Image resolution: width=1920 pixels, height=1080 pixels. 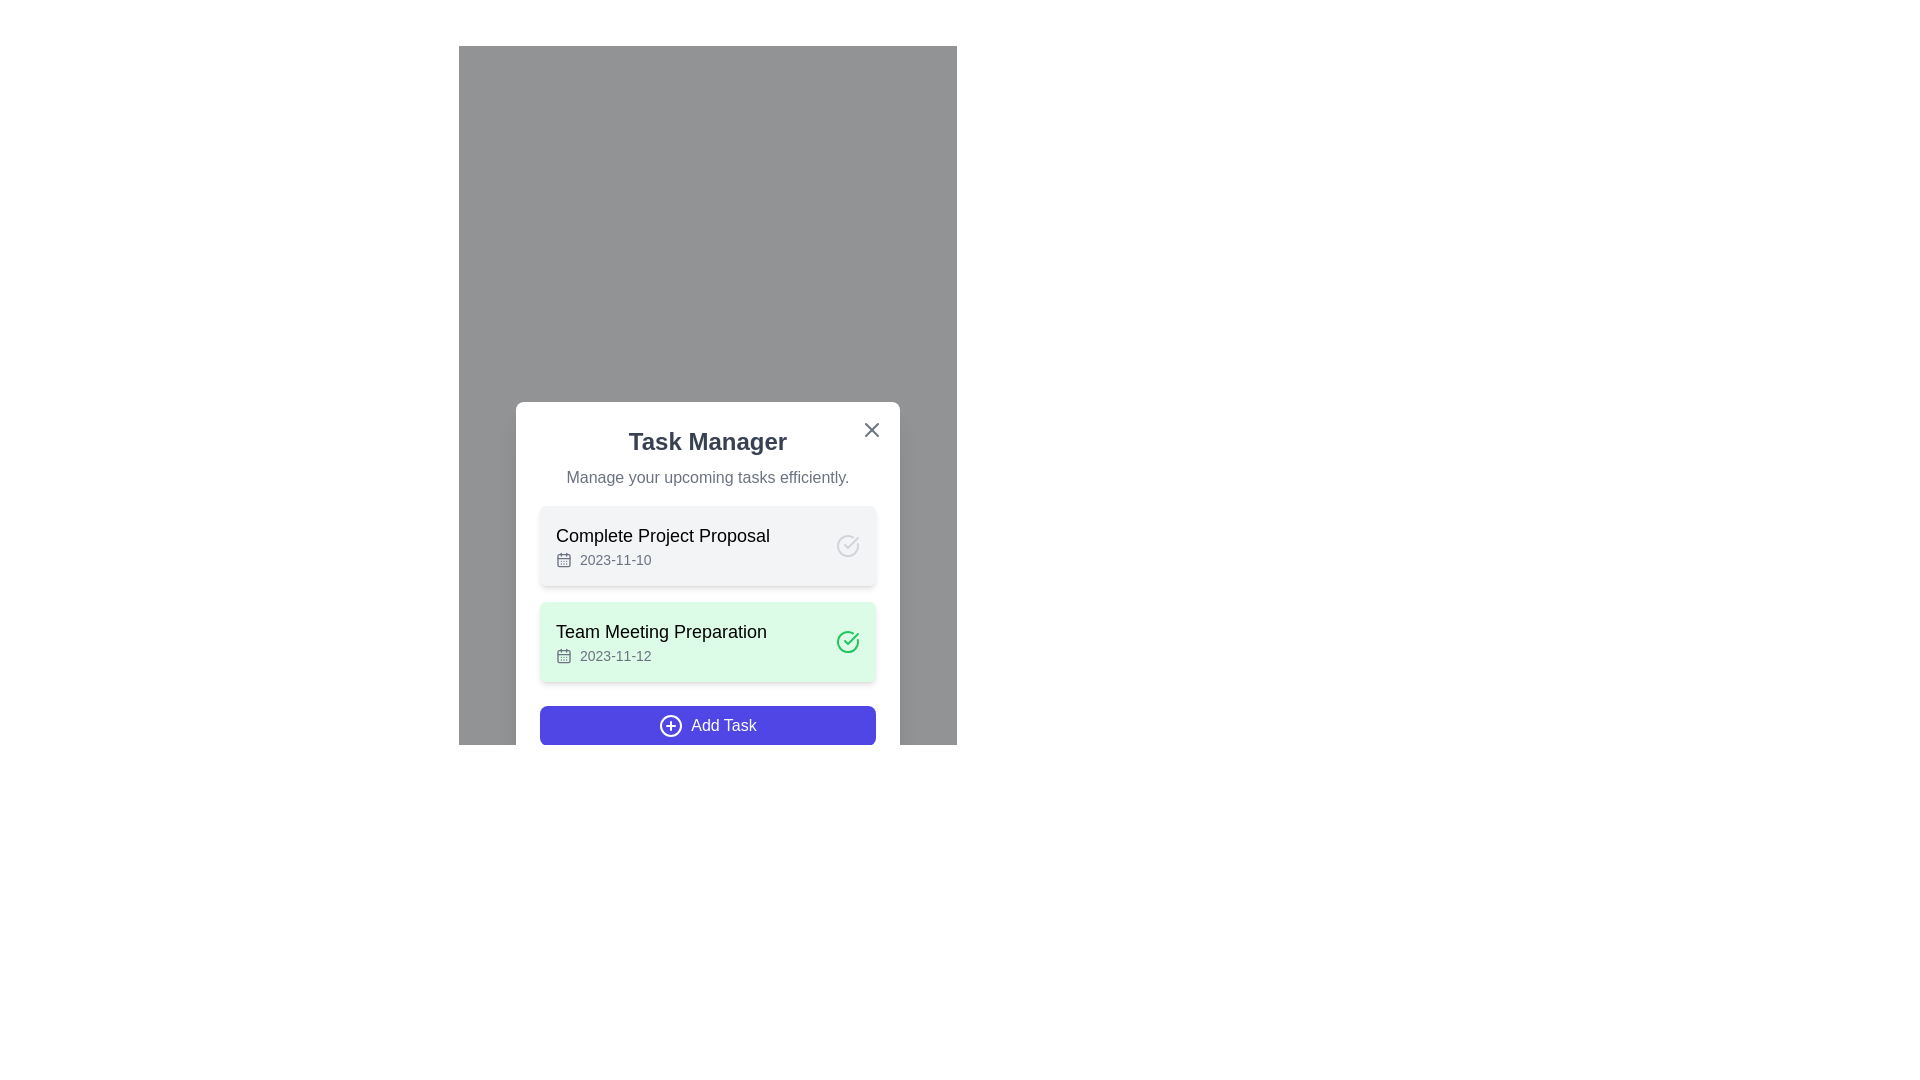 What do you see at coordinates (661, 641) in the screenshot?
I see `the list item displaying 'Team Meeting Preparation' with the date '2023-11-12' and a calendar icon, located in the middle part of the task list under the 'Task Manager' section` at bounding box center [661, 641].